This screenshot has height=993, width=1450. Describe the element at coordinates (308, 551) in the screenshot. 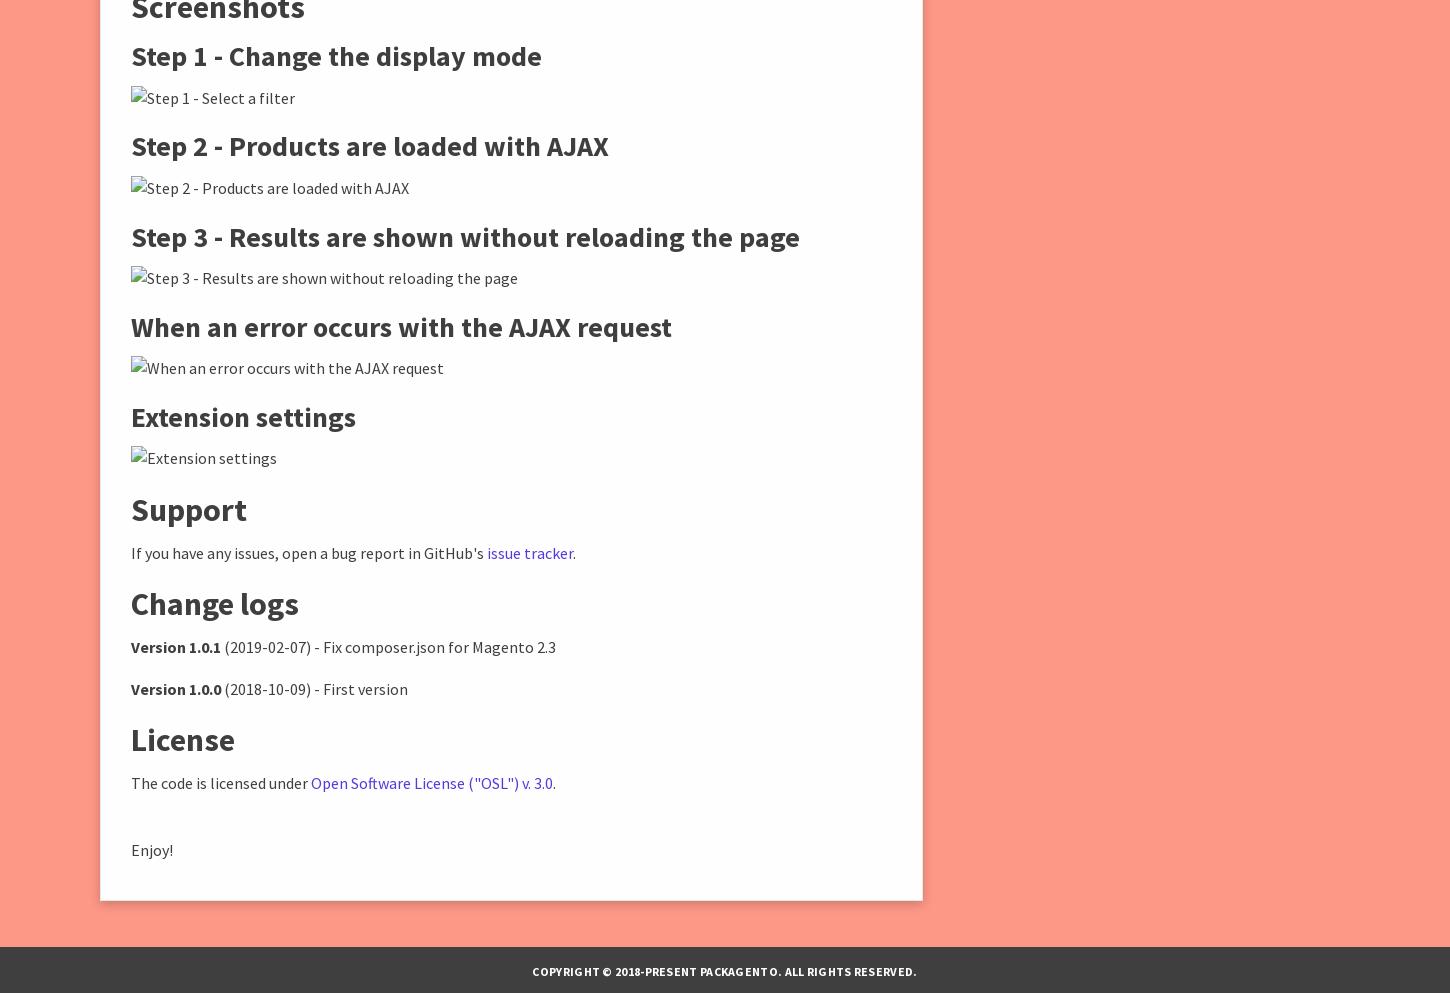

I see `'If you have any issues, open a bug report in GitHub's'` at that location.